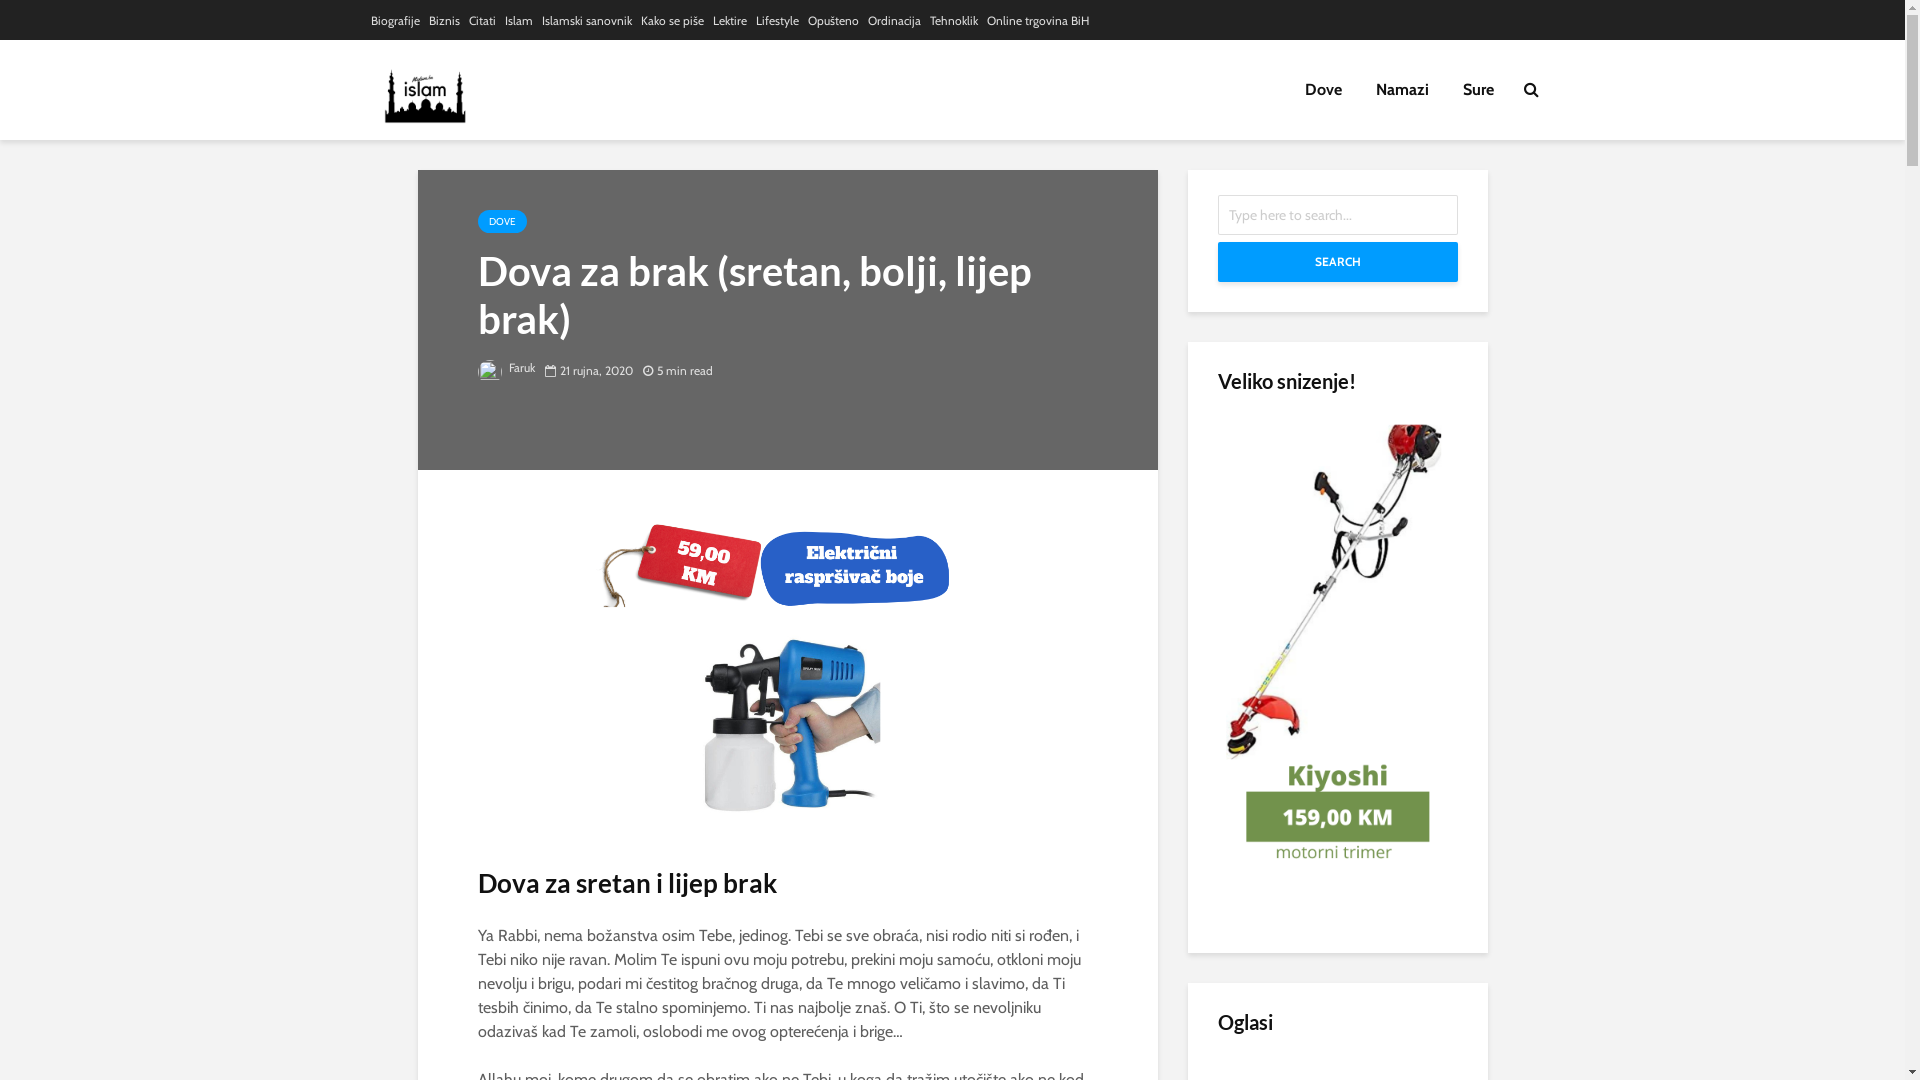  What do you see at coordinates (506, 367) in the screenshot?
I see `'Faruk'` at bounding box center [506, 367].